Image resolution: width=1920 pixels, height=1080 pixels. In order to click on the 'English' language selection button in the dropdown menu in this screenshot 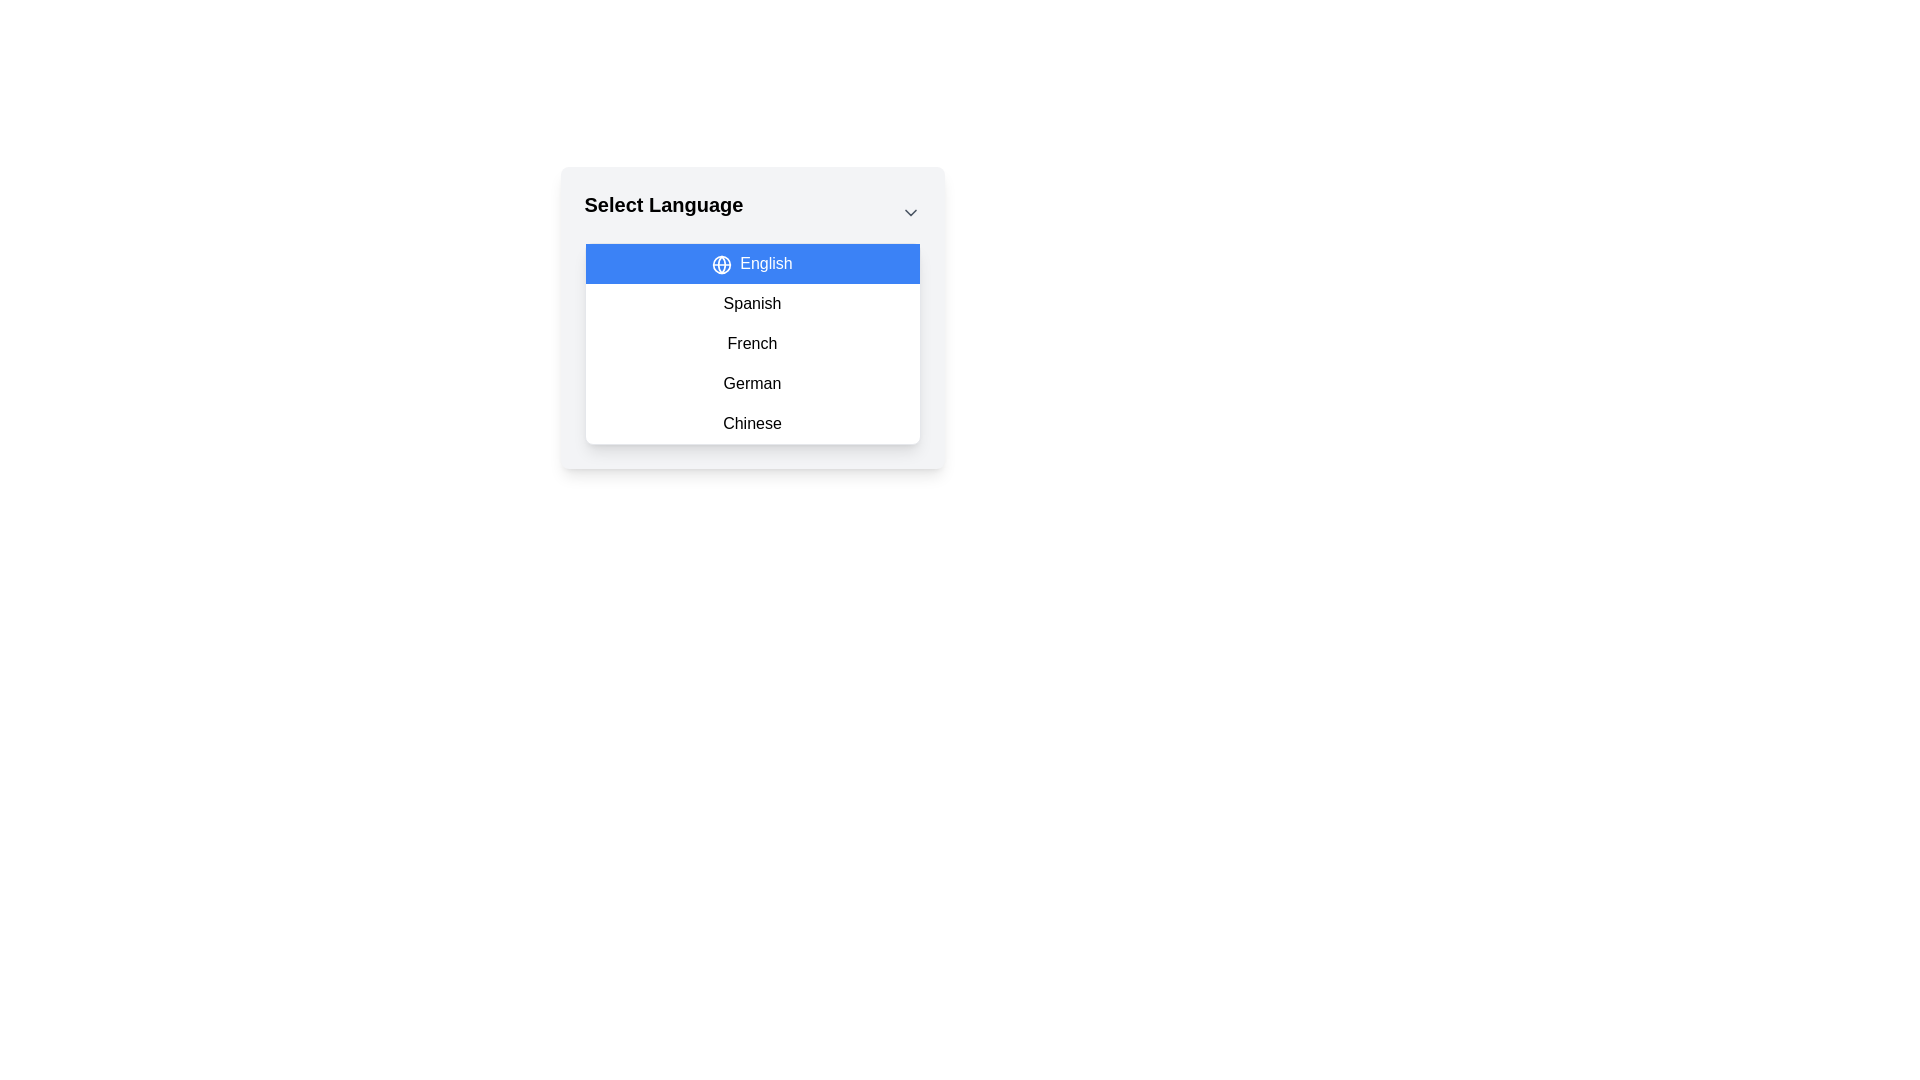, I will do `click(751, 262)`.